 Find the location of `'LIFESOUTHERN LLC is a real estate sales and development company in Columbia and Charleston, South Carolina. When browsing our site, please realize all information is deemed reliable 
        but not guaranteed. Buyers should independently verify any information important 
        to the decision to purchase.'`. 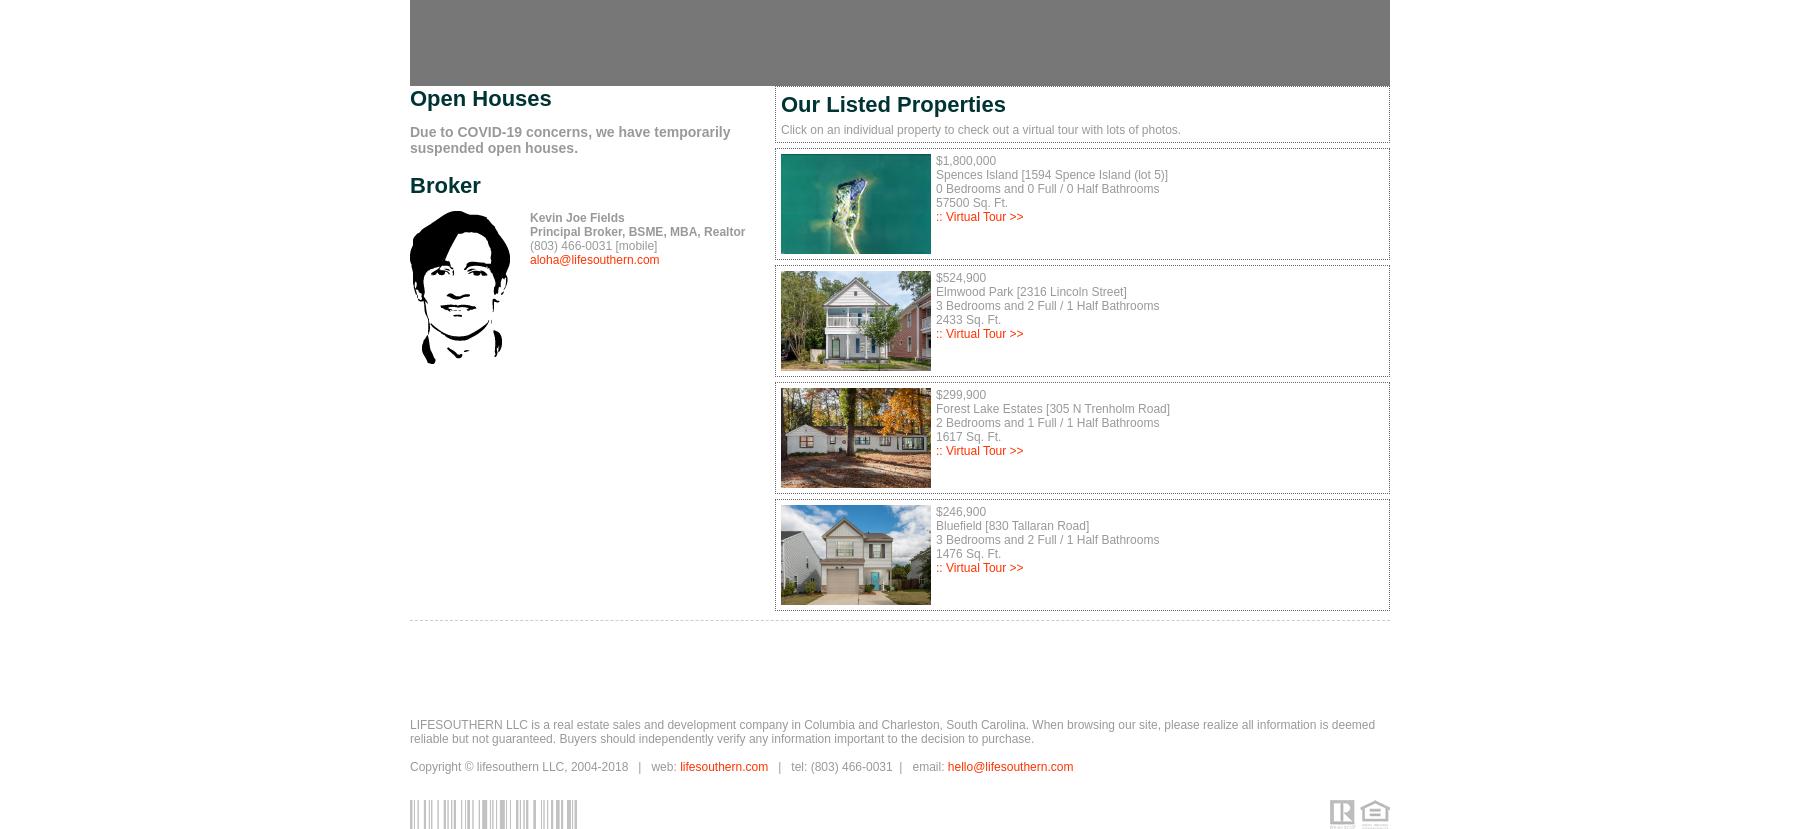

'LIFESOUTHERN LLC is a real estate sales and development company in Columbia and Charleston, South Carolina. When browsing our site, please realize all information is deemed reliable 
        but not guaranteed. Buyers should independently verify any information important 
        to the decision to purchase.' is located at coordinates (410, 731).